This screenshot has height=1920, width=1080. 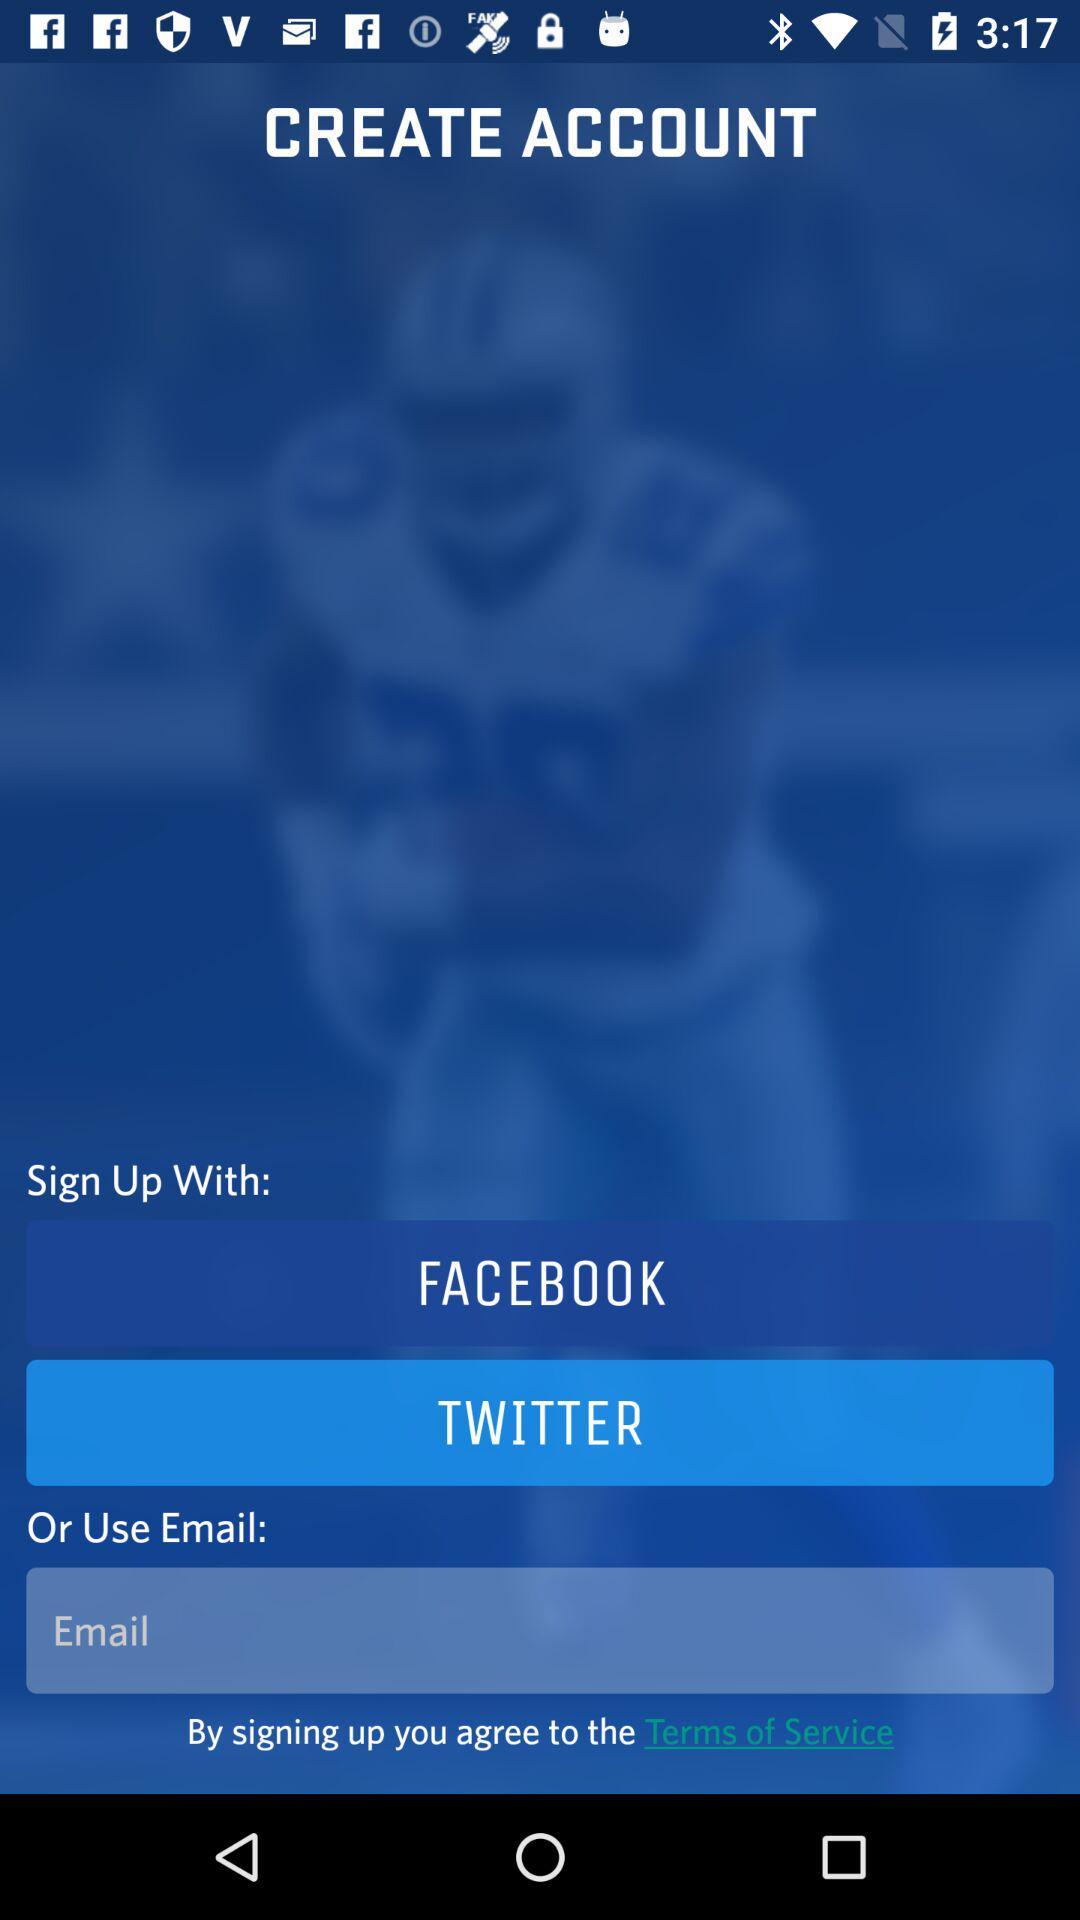 I want to click on twitter item, so click(x=540, y=1421).